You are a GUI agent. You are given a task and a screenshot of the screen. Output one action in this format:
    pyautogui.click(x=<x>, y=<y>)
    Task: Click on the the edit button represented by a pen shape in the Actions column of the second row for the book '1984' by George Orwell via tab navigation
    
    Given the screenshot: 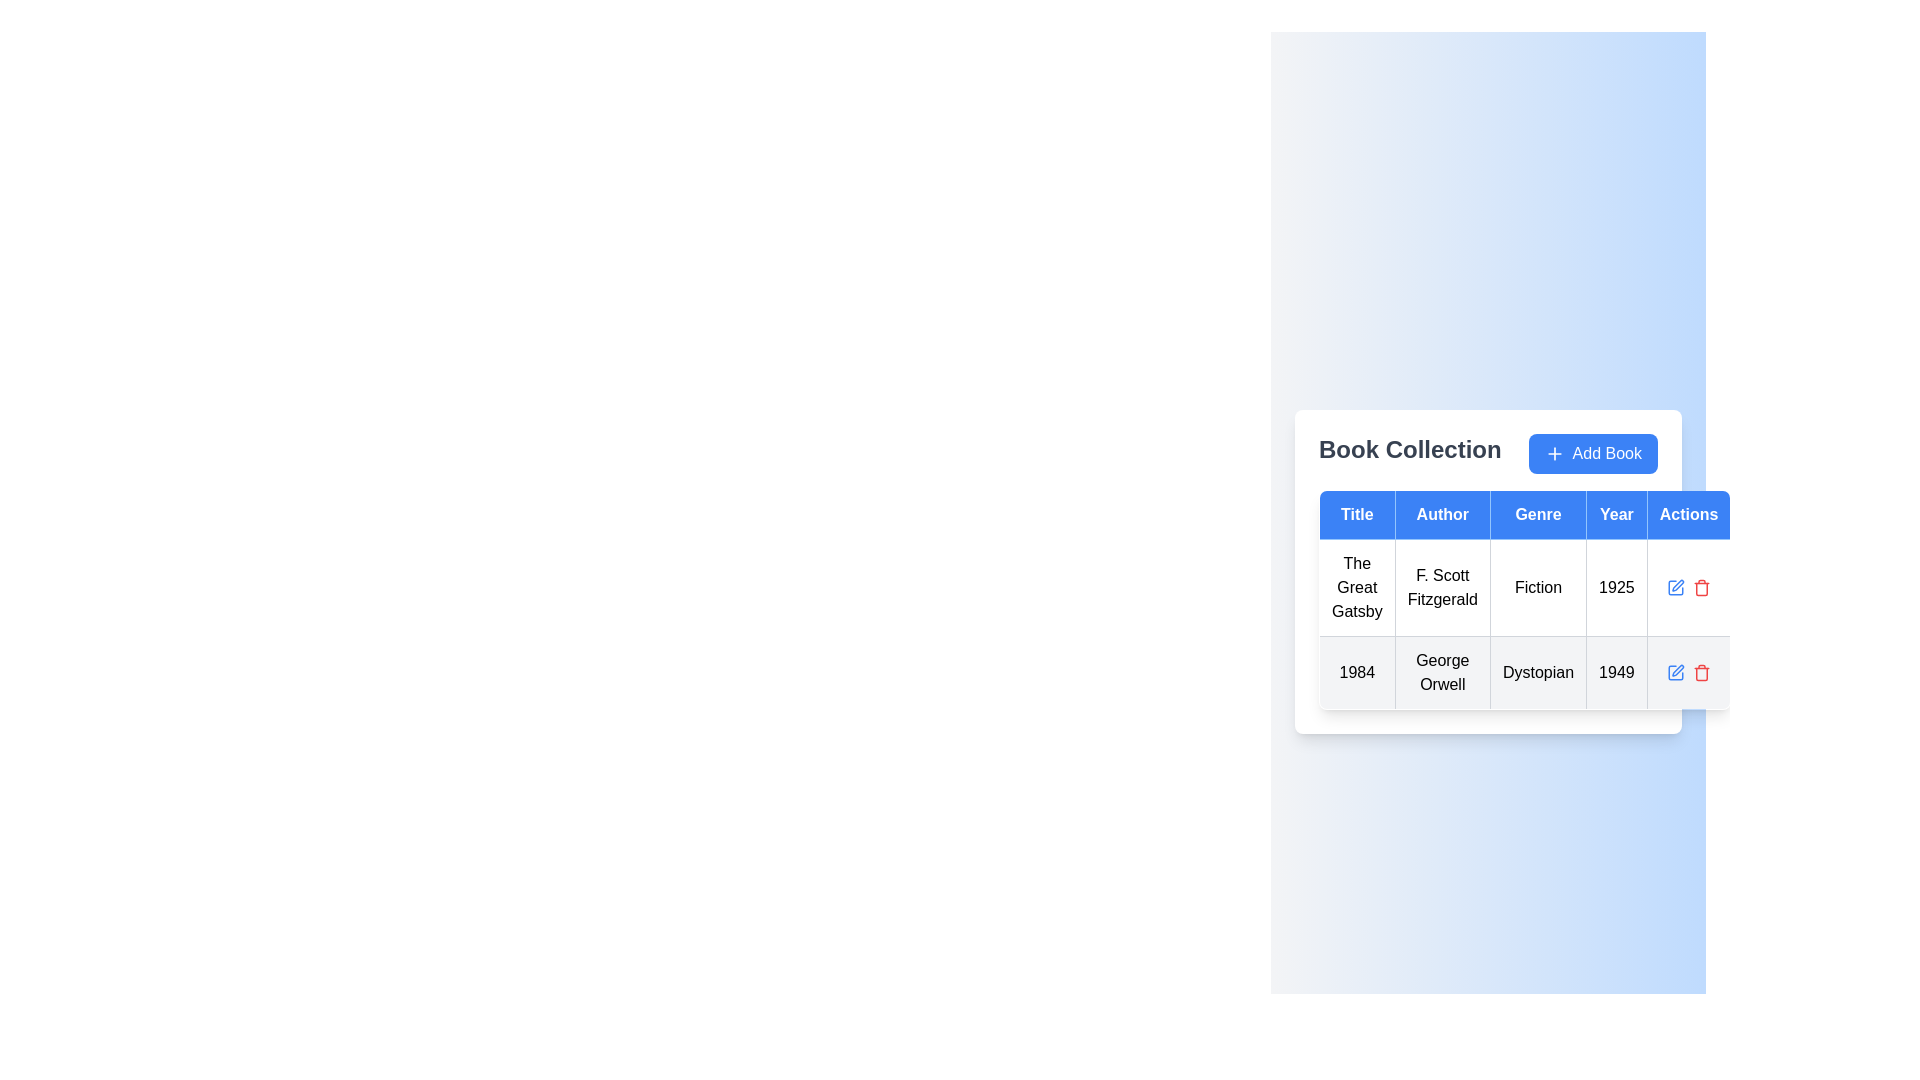 What is the action you would take?
    pyautogui.click(x=1678, y=670)
    